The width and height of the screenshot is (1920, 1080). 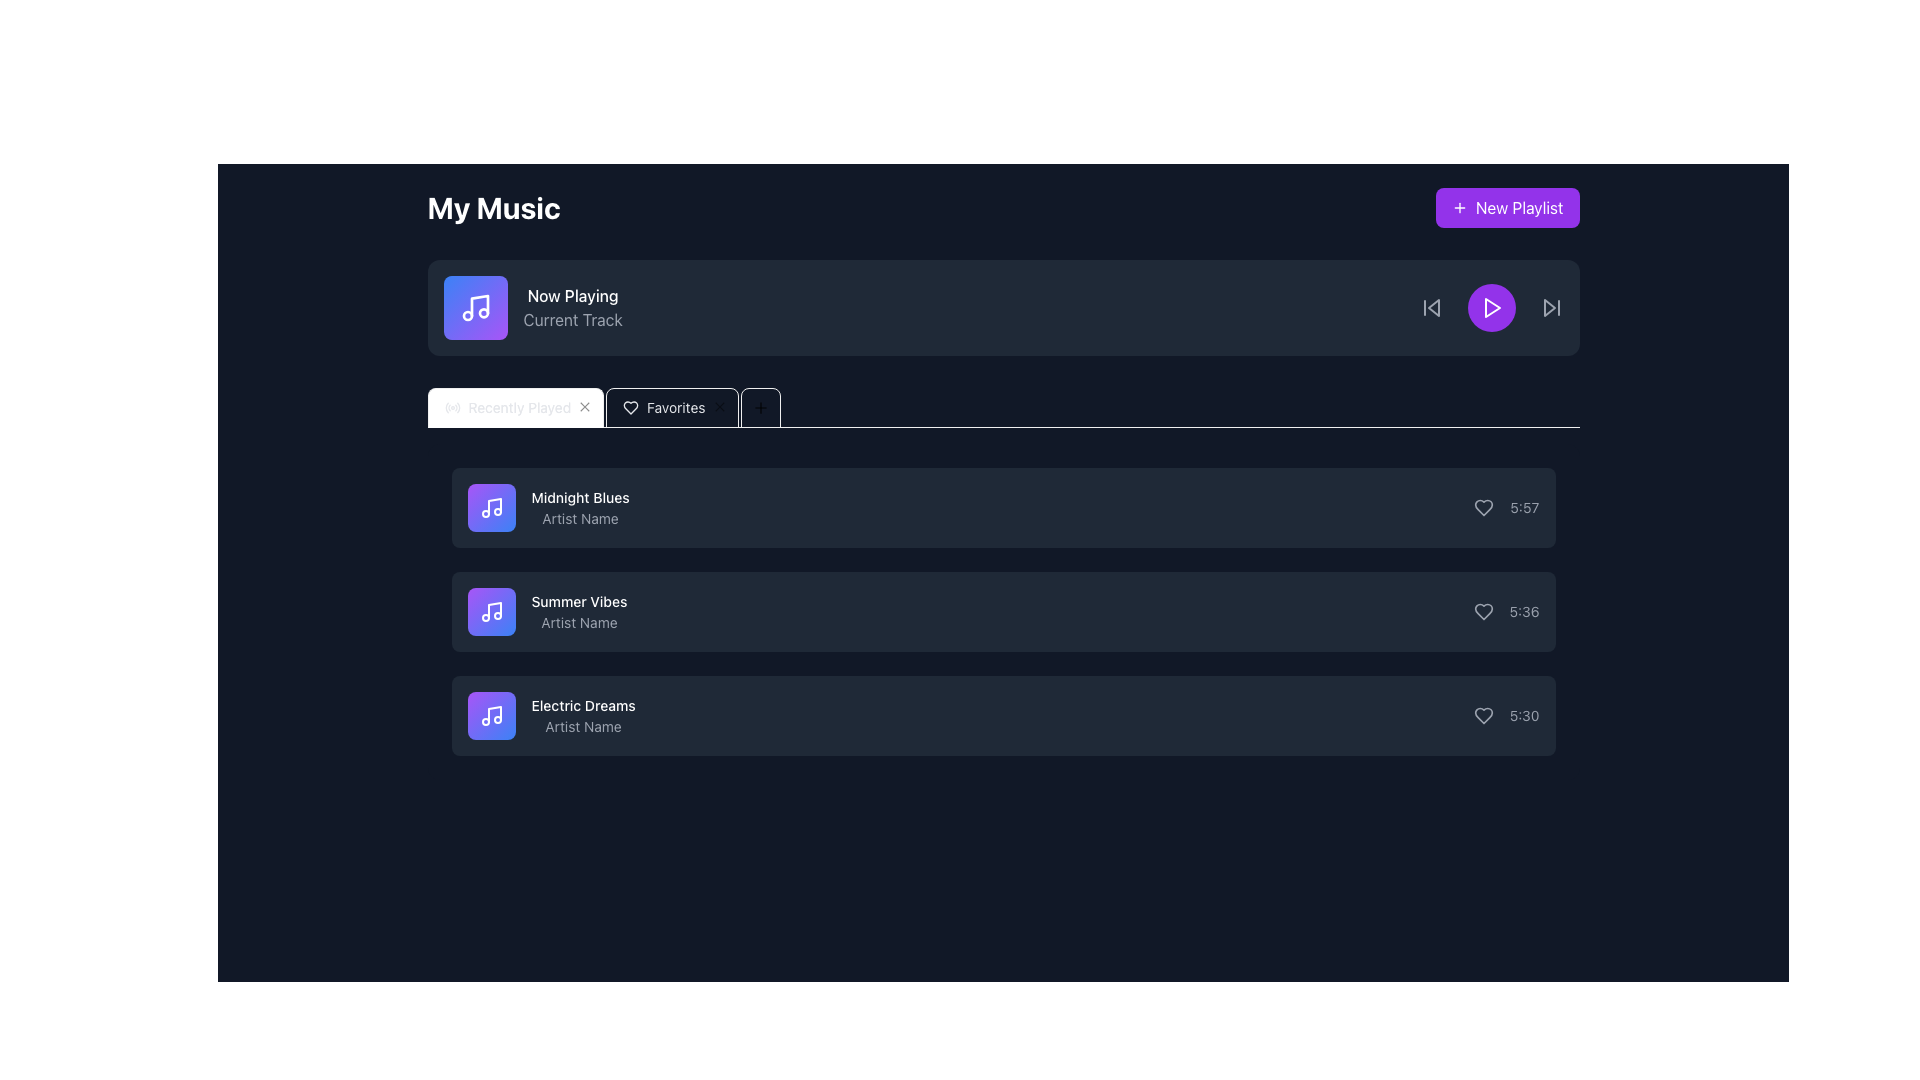 What do you see at coordinates (584, 406) in the screenshot?
I see `the close icon, represented as an 'X' symbol, located near the top center of the list filter bar, directly to the right of the 'Recently Played' or 'Favorites' tabs` at bounding box center [584, 406].